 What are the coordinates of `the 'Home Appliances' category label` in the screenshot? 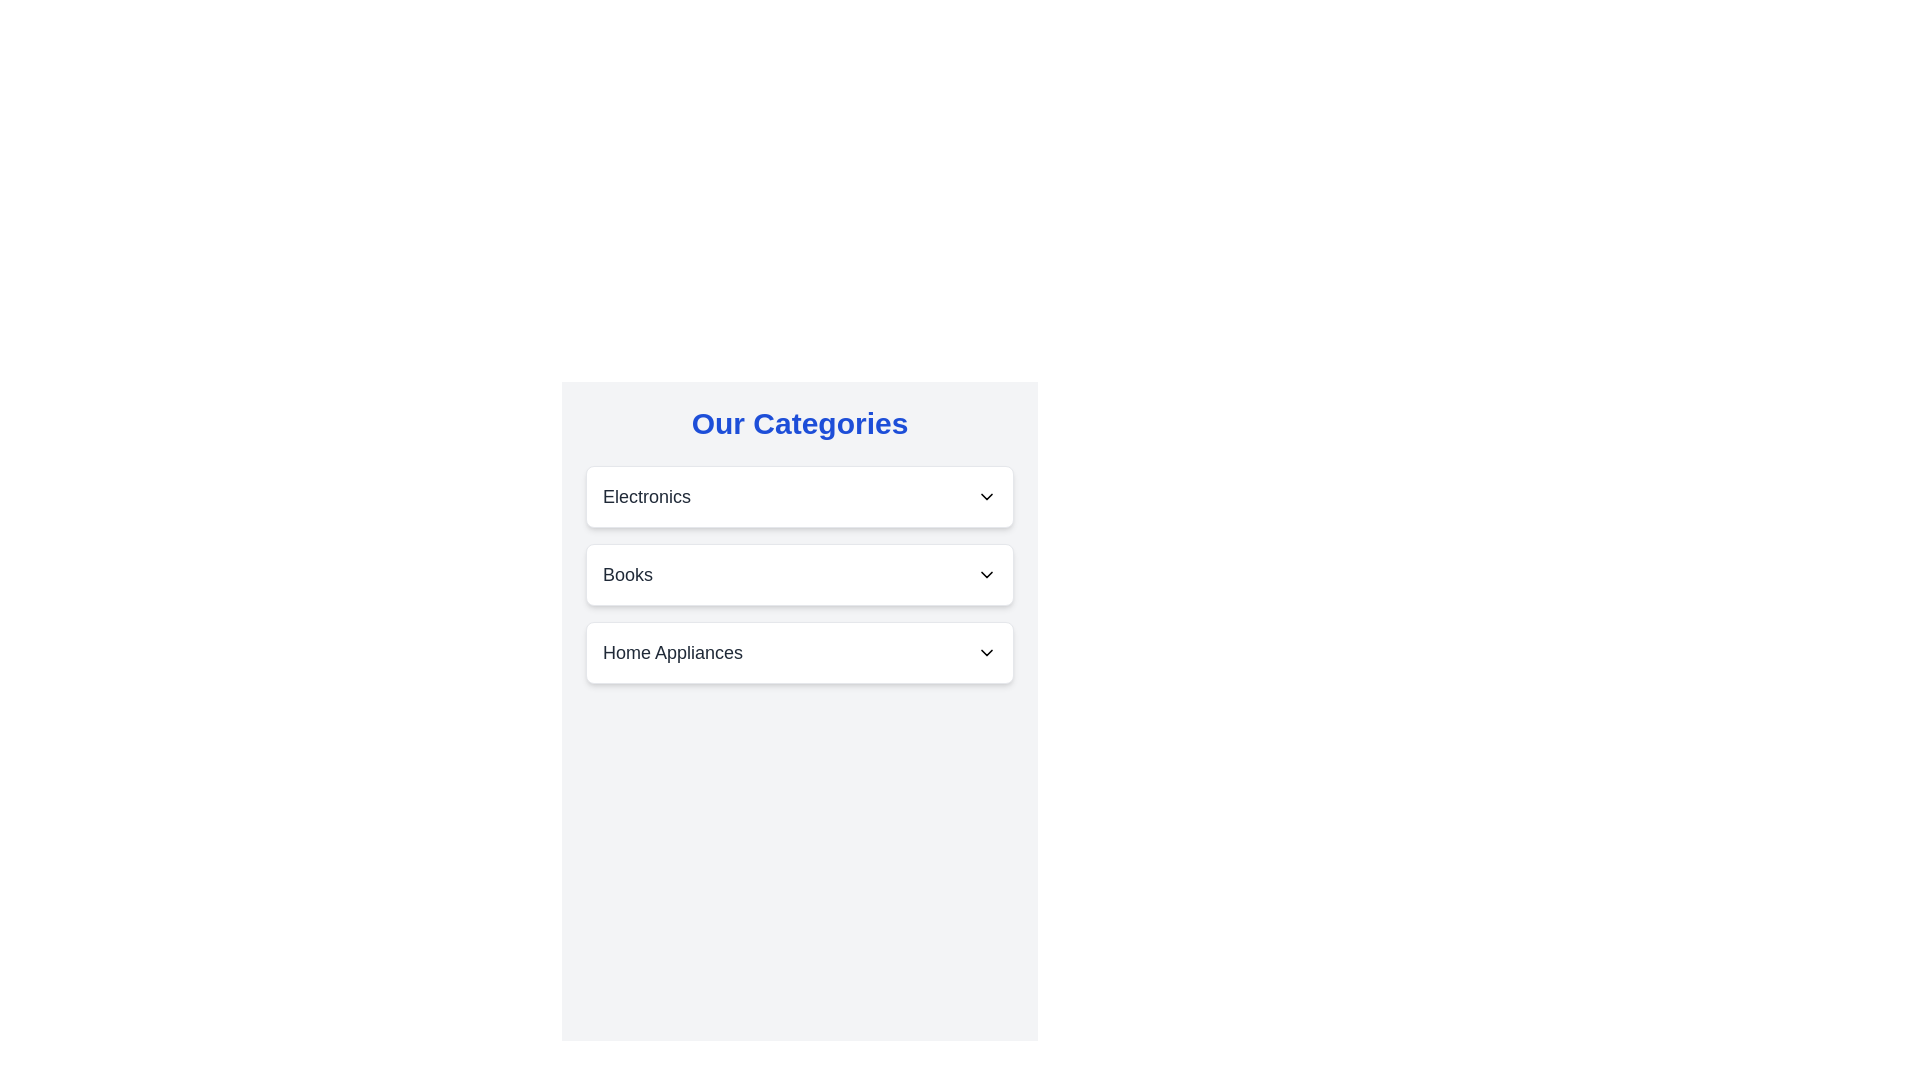 It's located at (672, 652).